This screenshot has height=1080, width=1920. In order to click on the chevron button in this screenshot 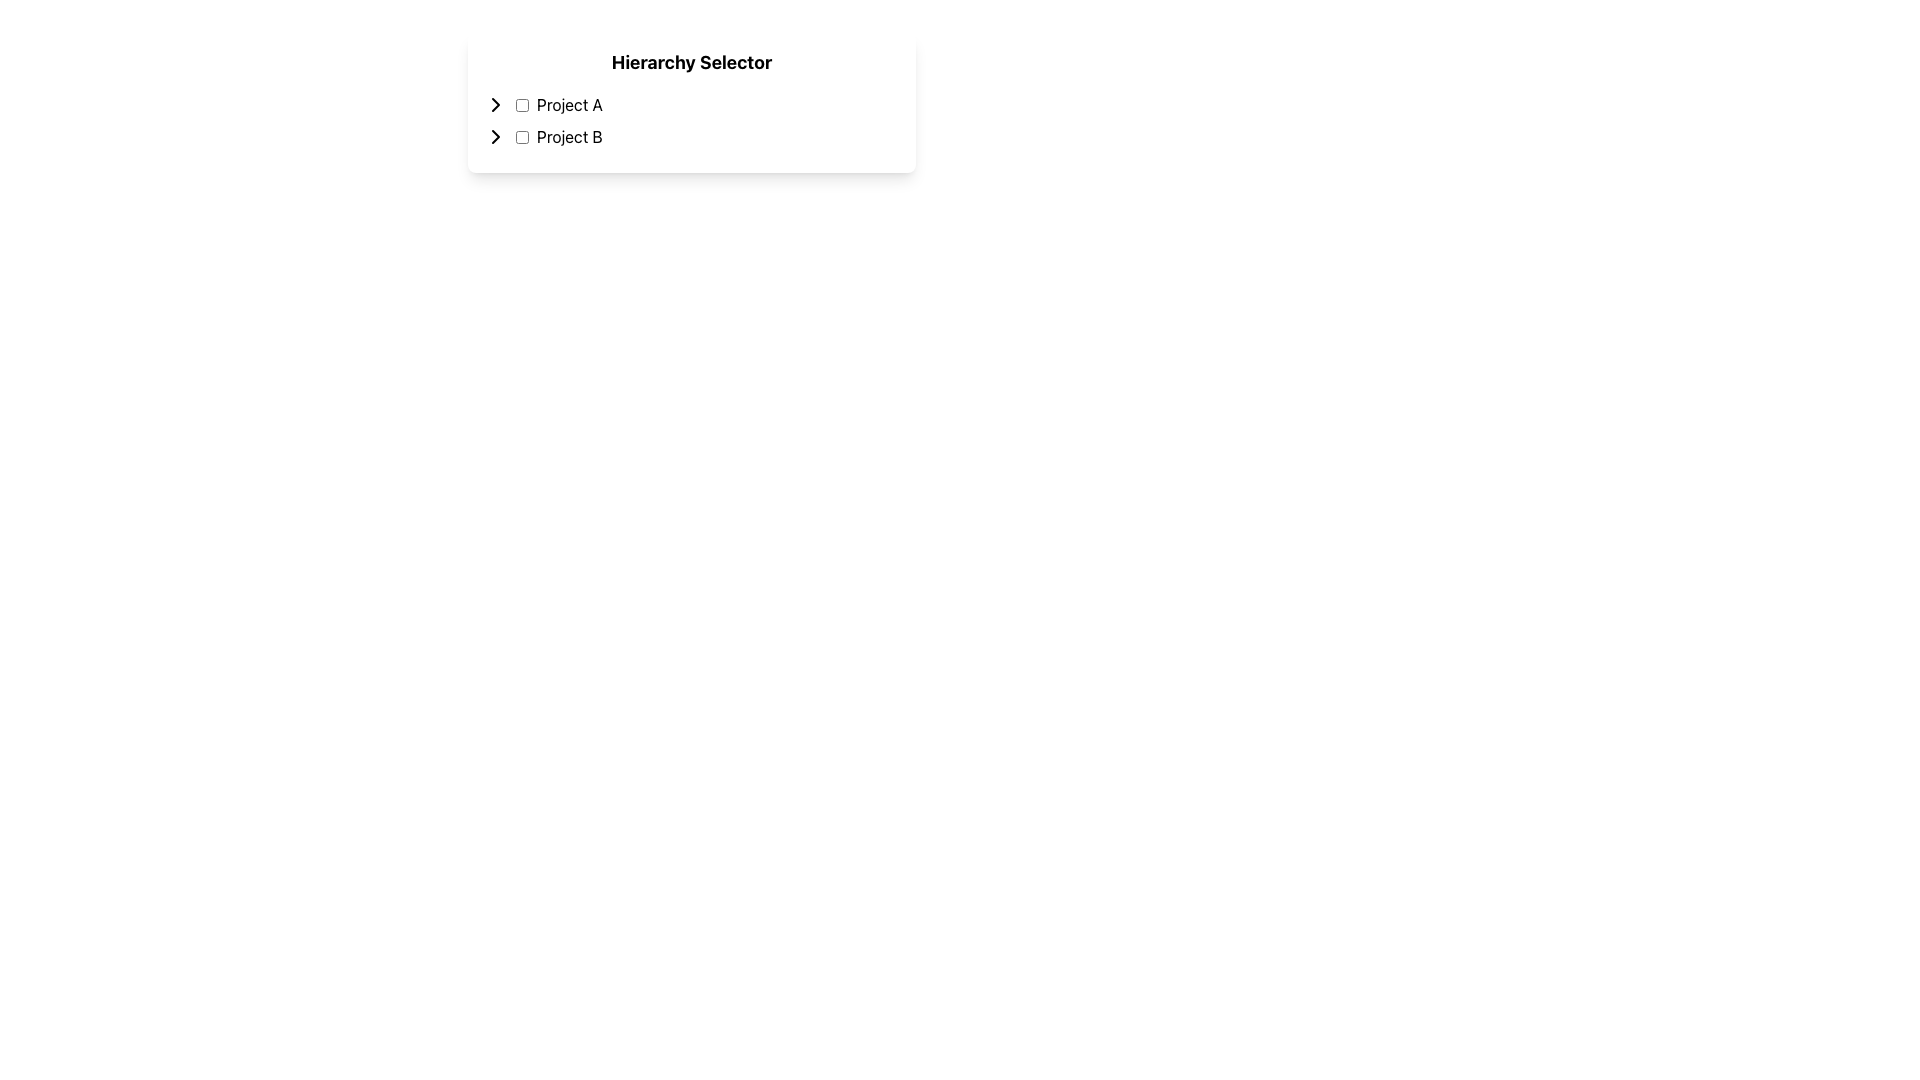, I will do `click(495, 136)`.